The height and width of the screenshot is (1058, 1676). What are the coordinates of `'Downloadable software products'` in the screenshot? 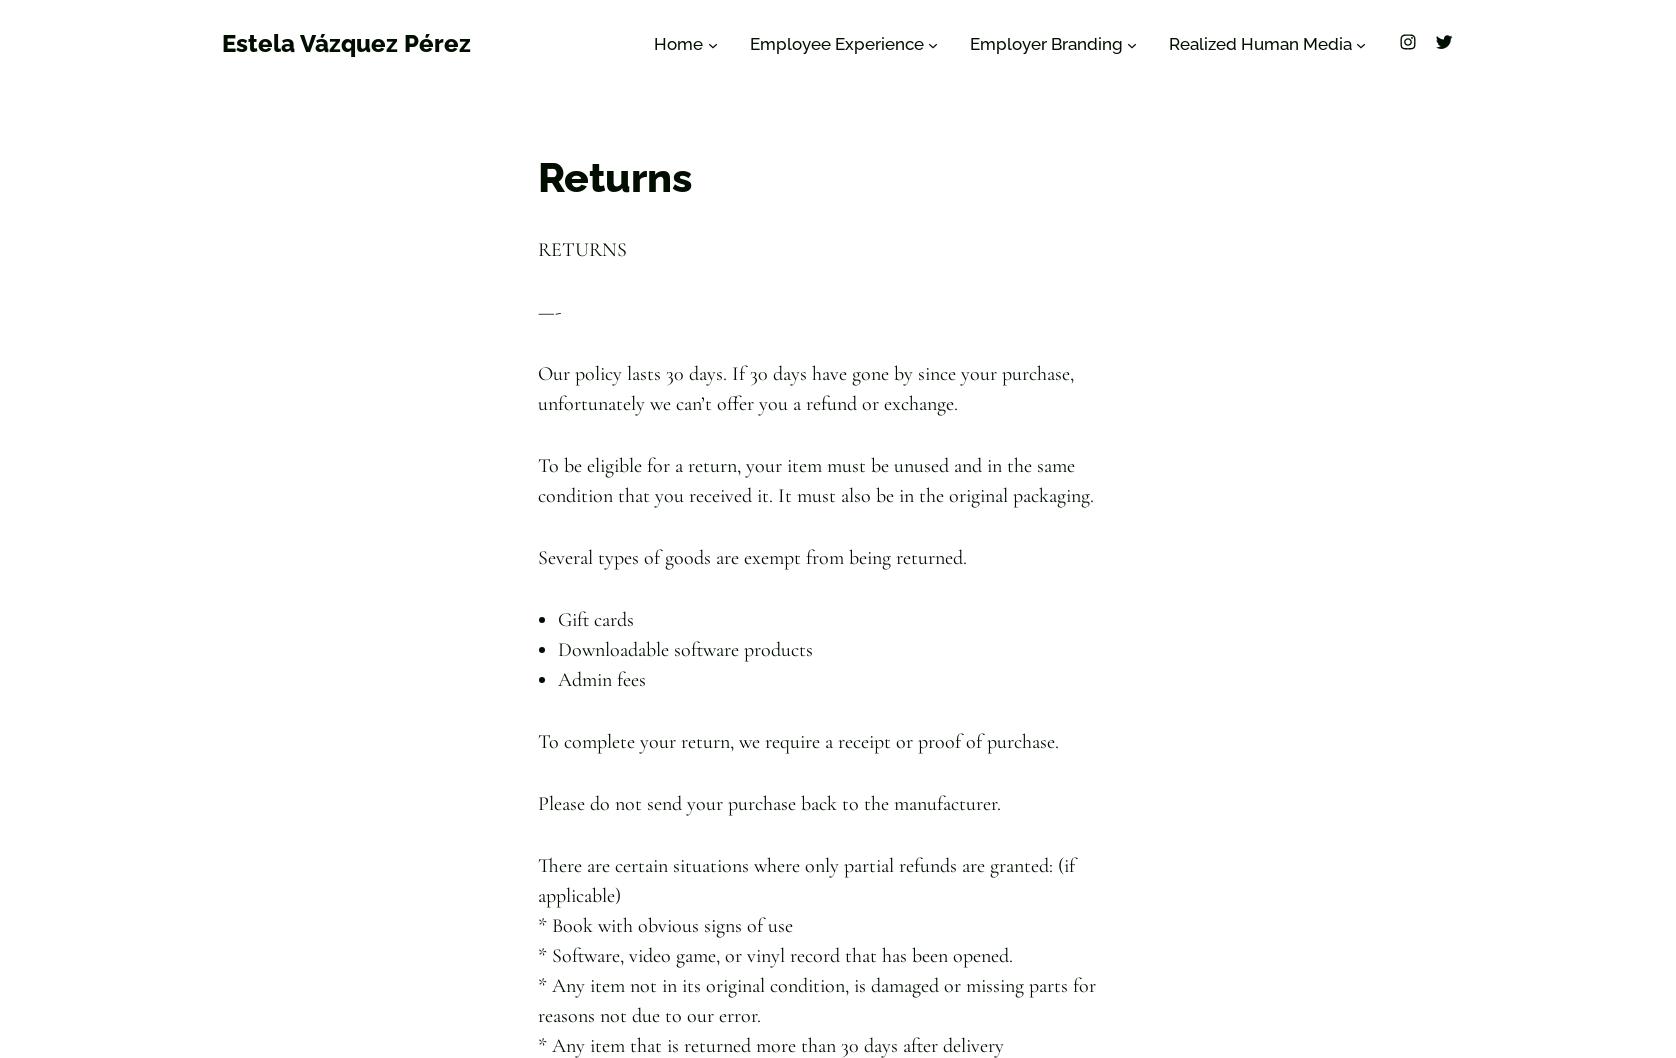 It's located at (684, 647).